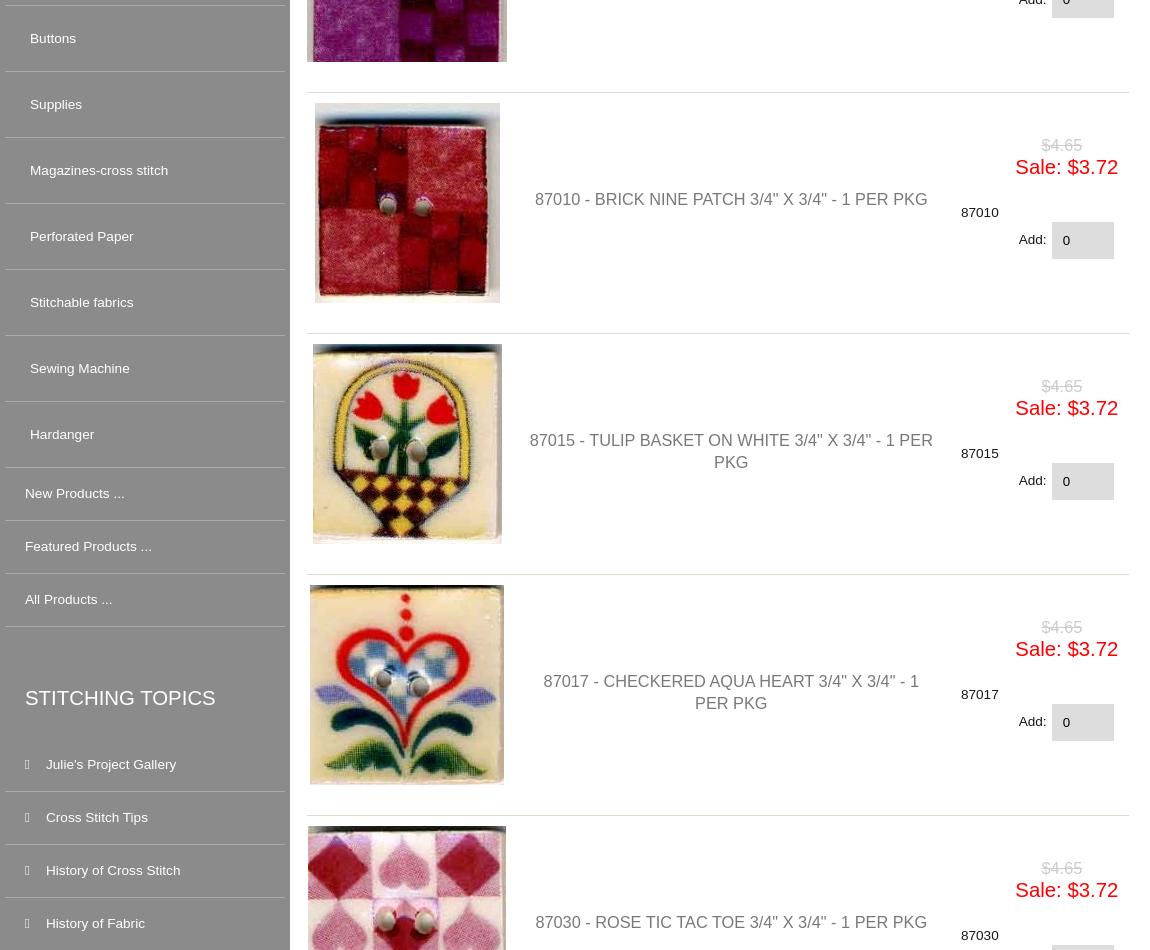 This screenshot has width=1150, height=950. What do you see at coordinates (98, 169) in the screenshot?
I see `'Magazines-cross stitch'` at bounding box center [98, 169].